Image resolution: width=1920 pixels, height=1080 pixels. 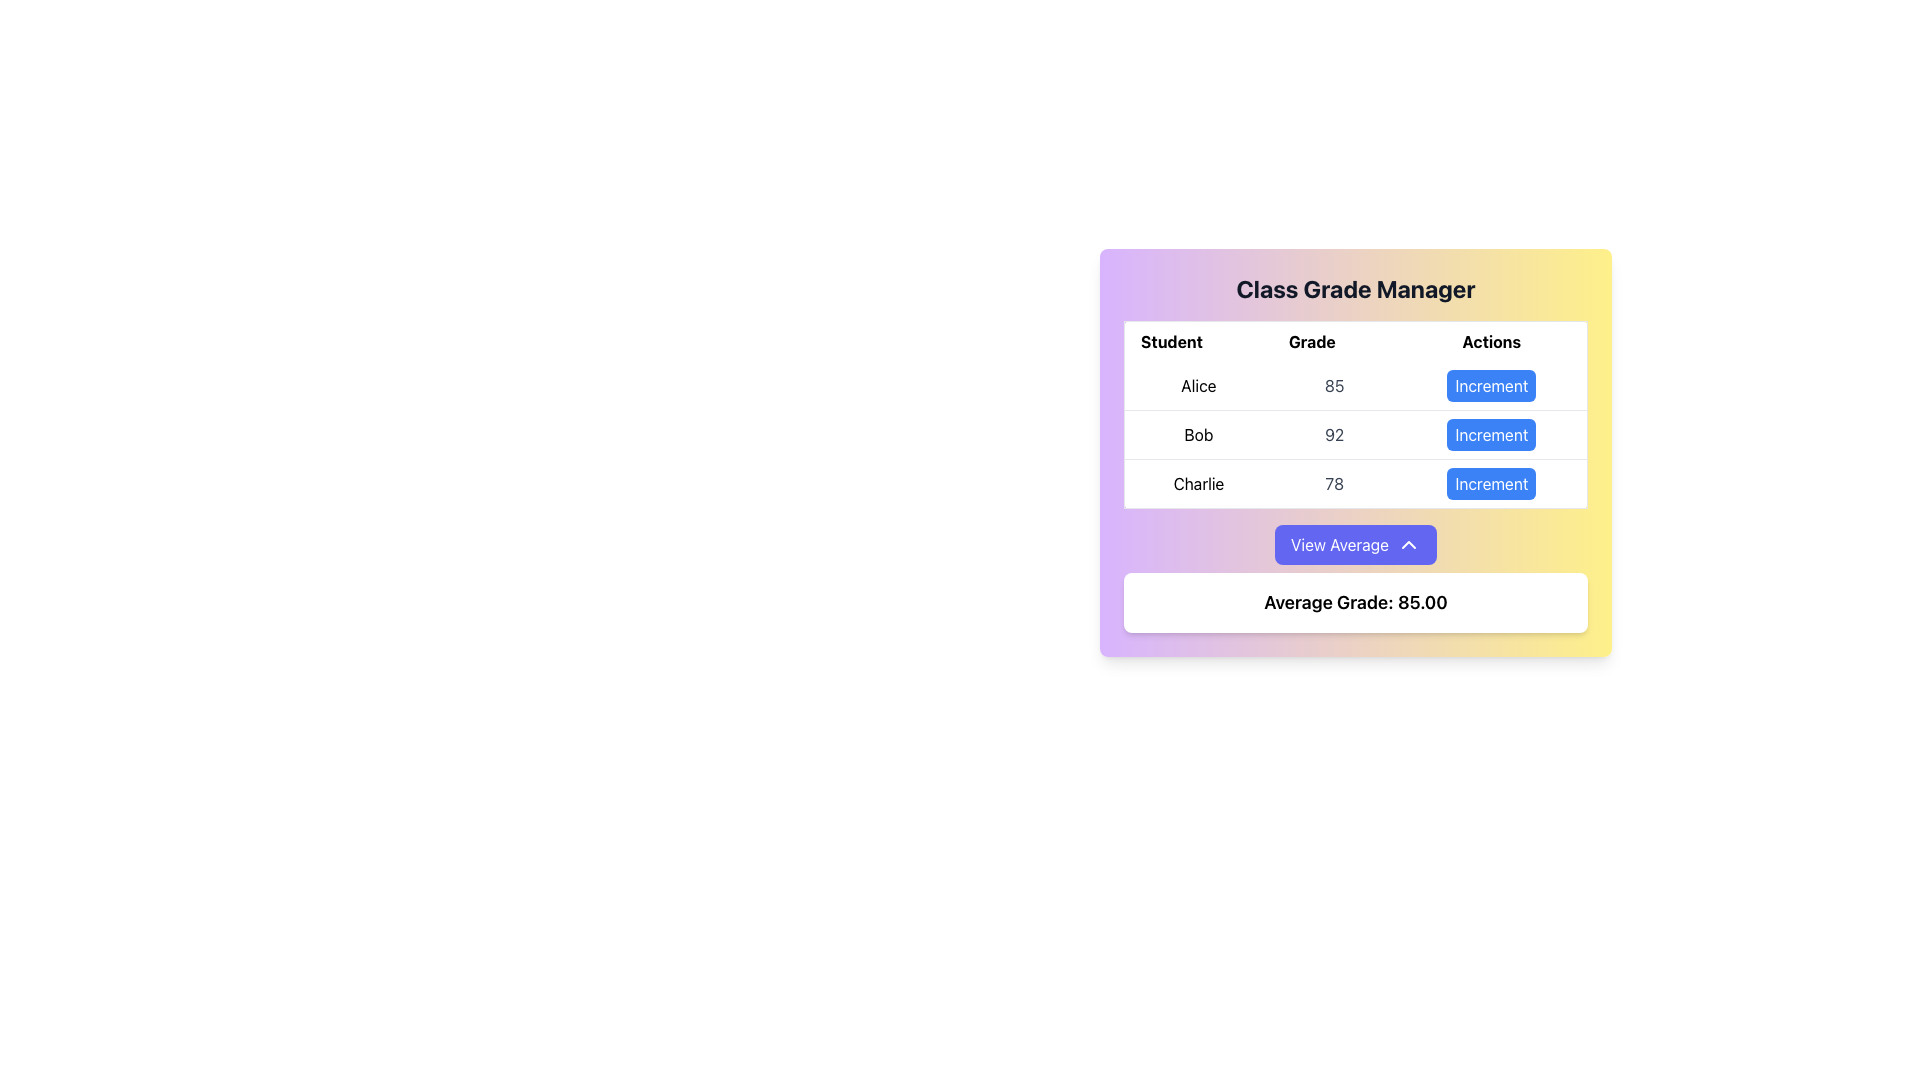 What do you see at coordinates (1356, 452) in the screenshot?
I see `the table row corresponding to Bob, which contains his name 'Bob', grade '92', and the 'Increment' button` at bounding box center [1356, 452].